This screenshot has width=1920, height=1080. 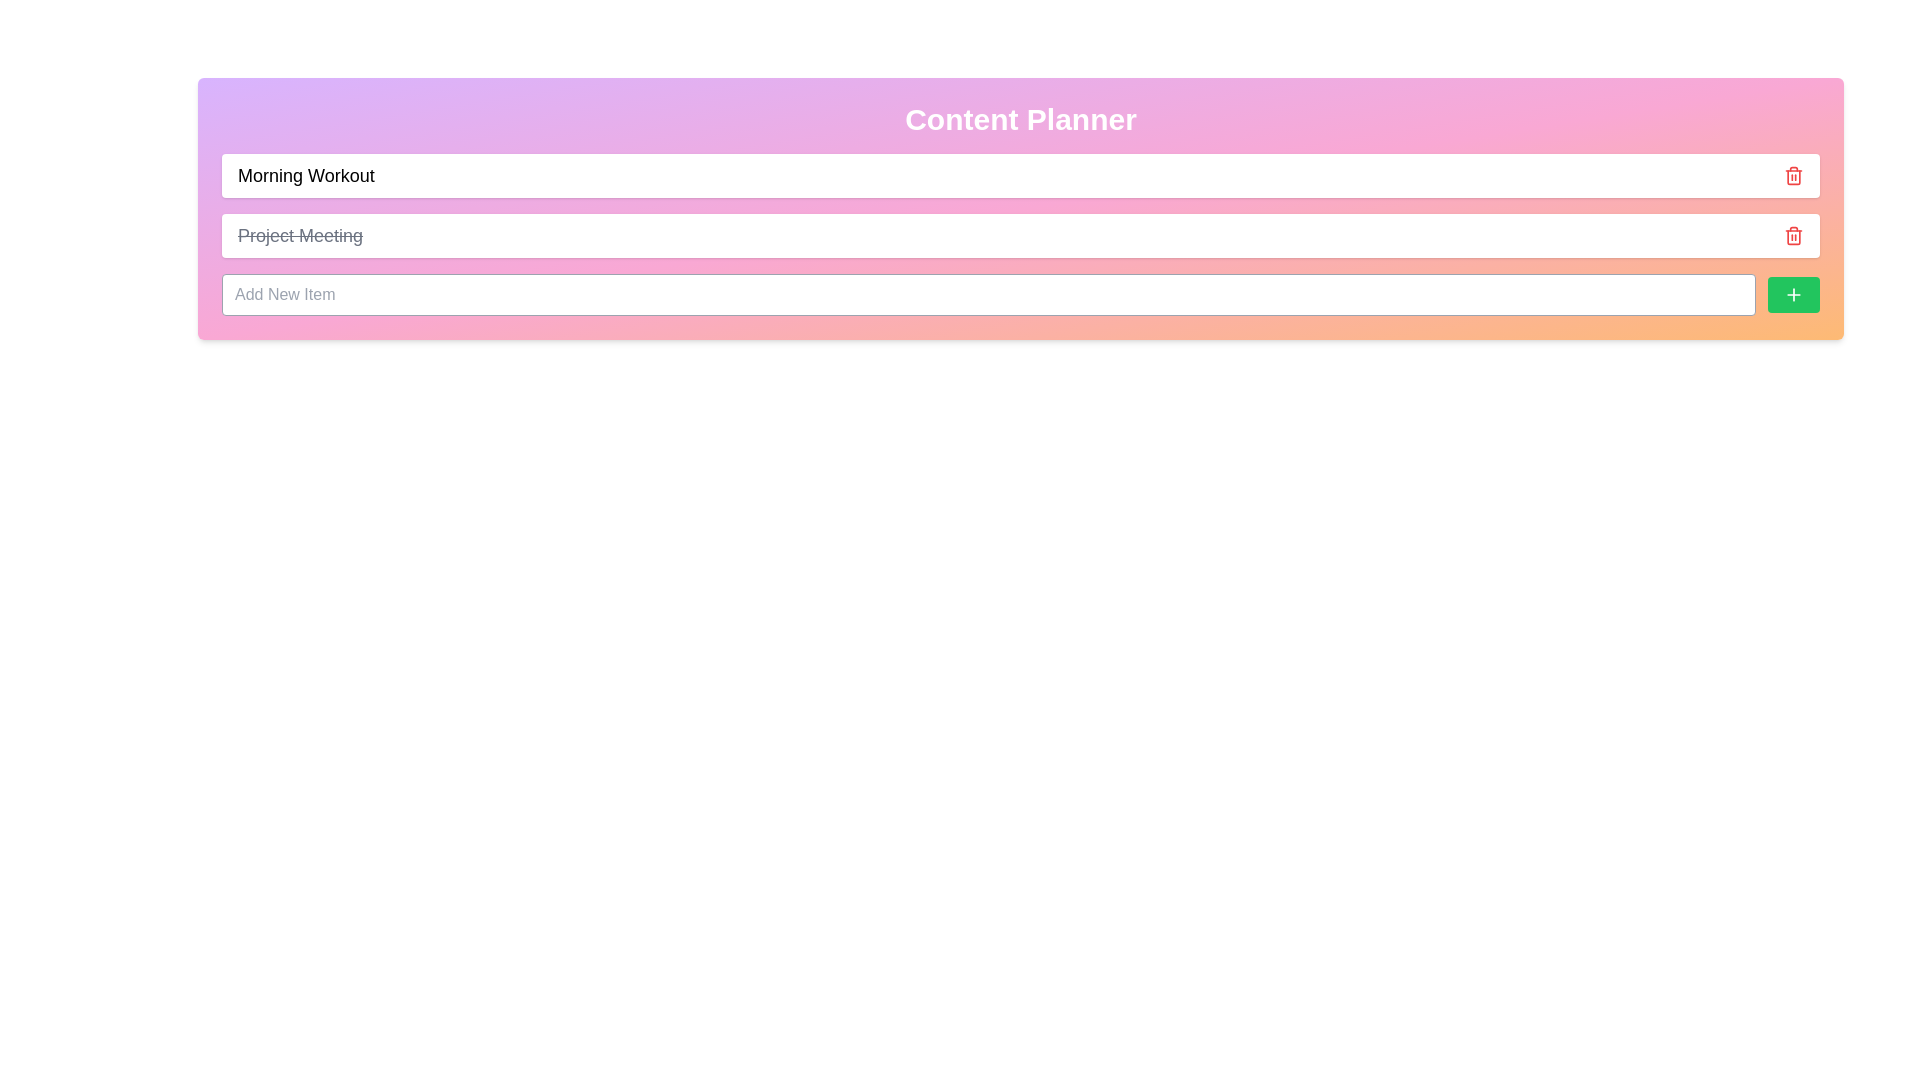 I want to click on the Text Label that serves as a title for the content planner section, located in the header above 'Morning Workout' and 'Project Meeting', so click(x=1021, y=119).